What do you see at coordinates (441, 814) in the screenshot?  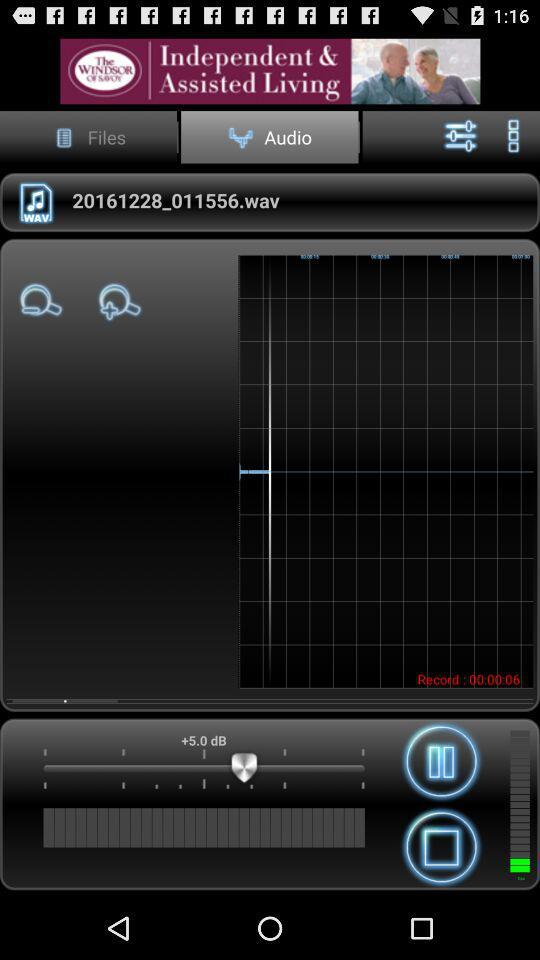 I see `the pause icon` at bounding box center [441, 814].